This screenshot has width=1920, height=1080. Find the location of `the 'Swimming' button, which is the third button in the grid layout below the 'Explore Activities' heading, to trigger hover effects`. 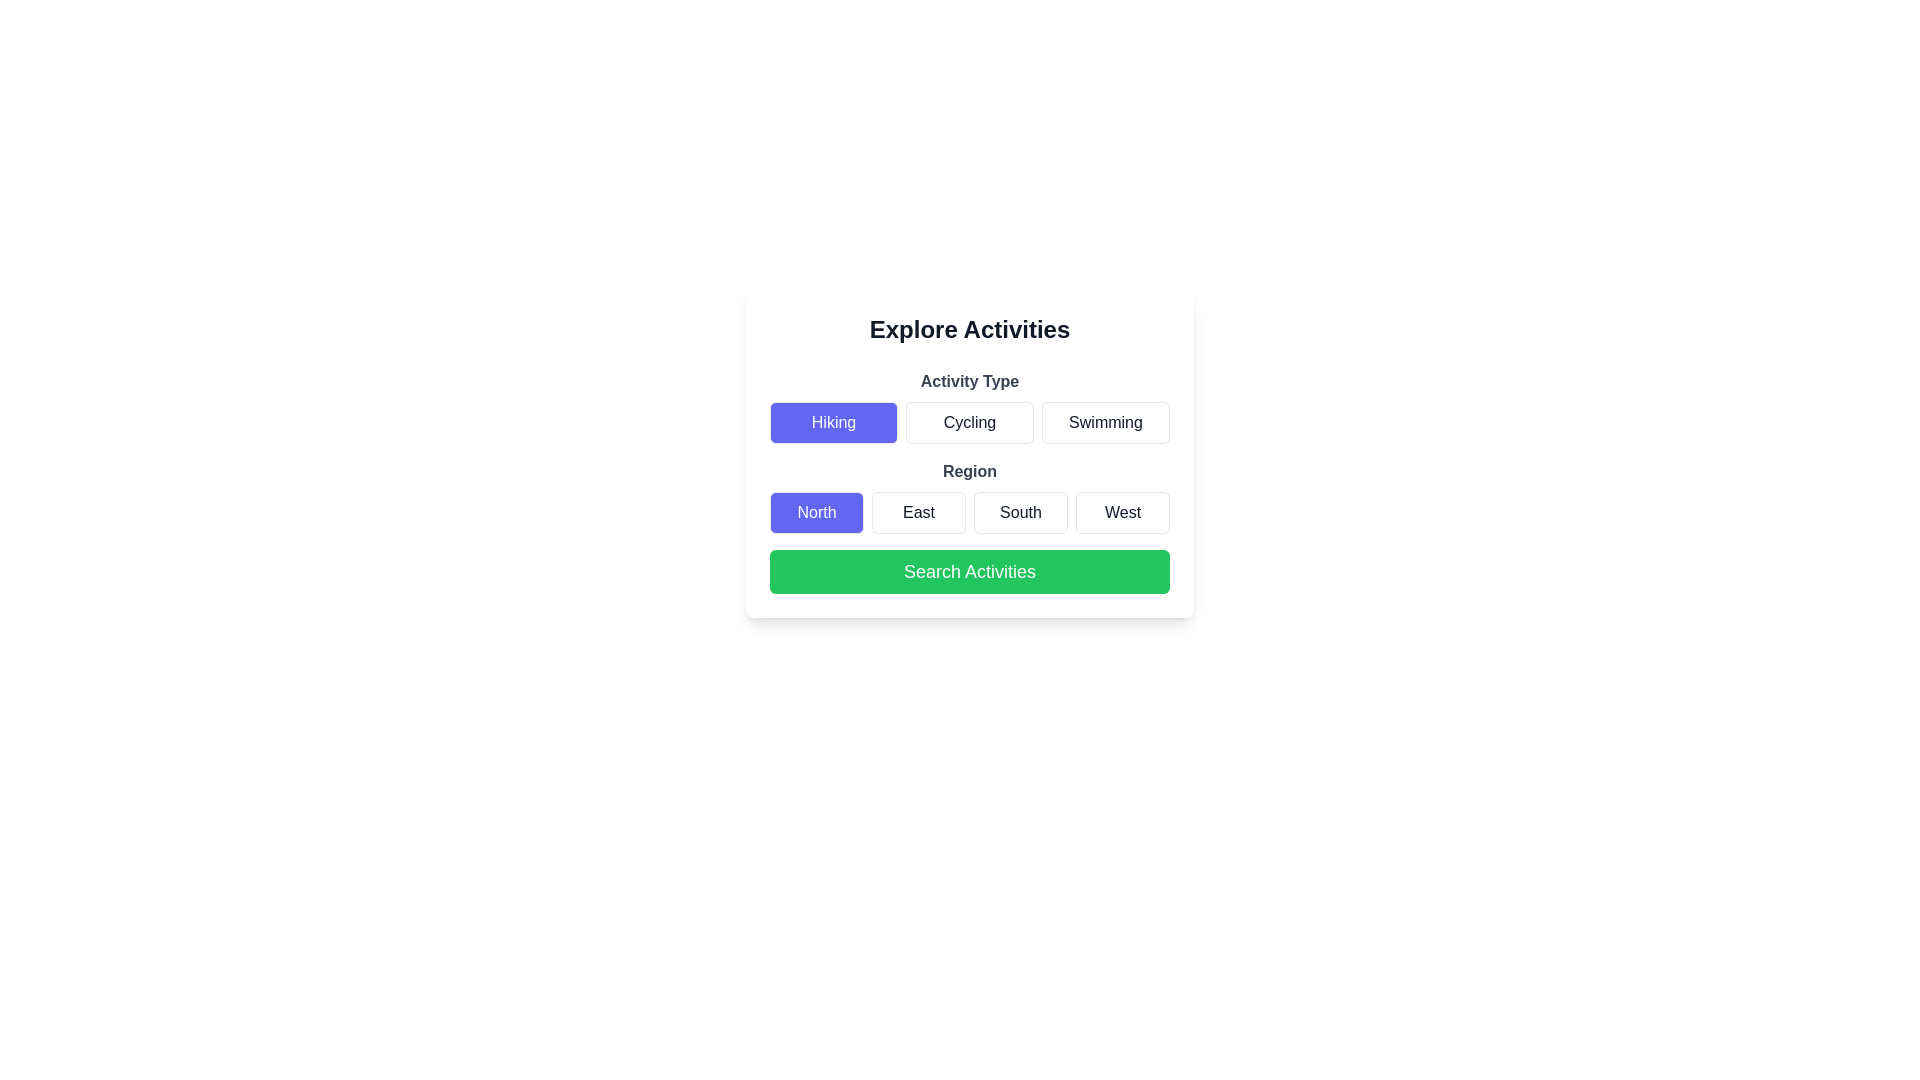

the 'Swimming' button, which is the third button in the grid layout below the 'Explore Activities' heading, to trigger hover effects is located at coordinates (1104, 422).